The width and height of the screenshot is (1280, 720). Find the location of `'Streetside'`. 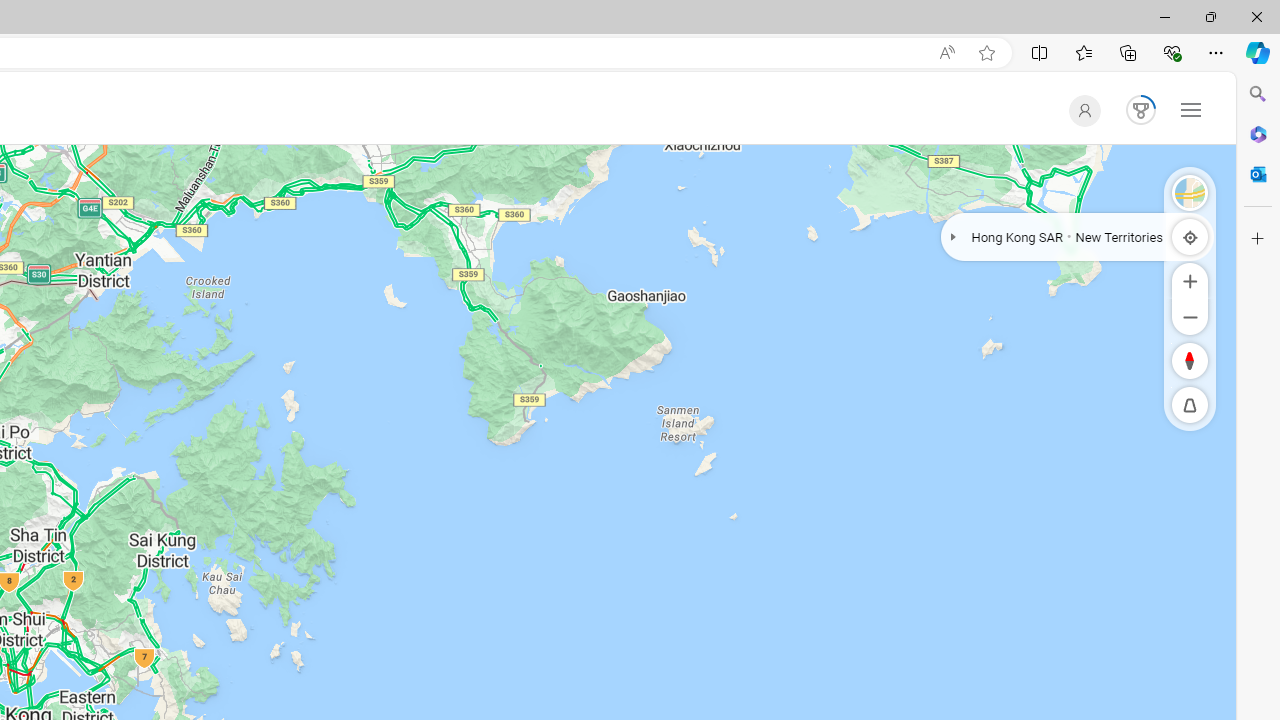

'Streetside' is located at coordinates (1190, 192).